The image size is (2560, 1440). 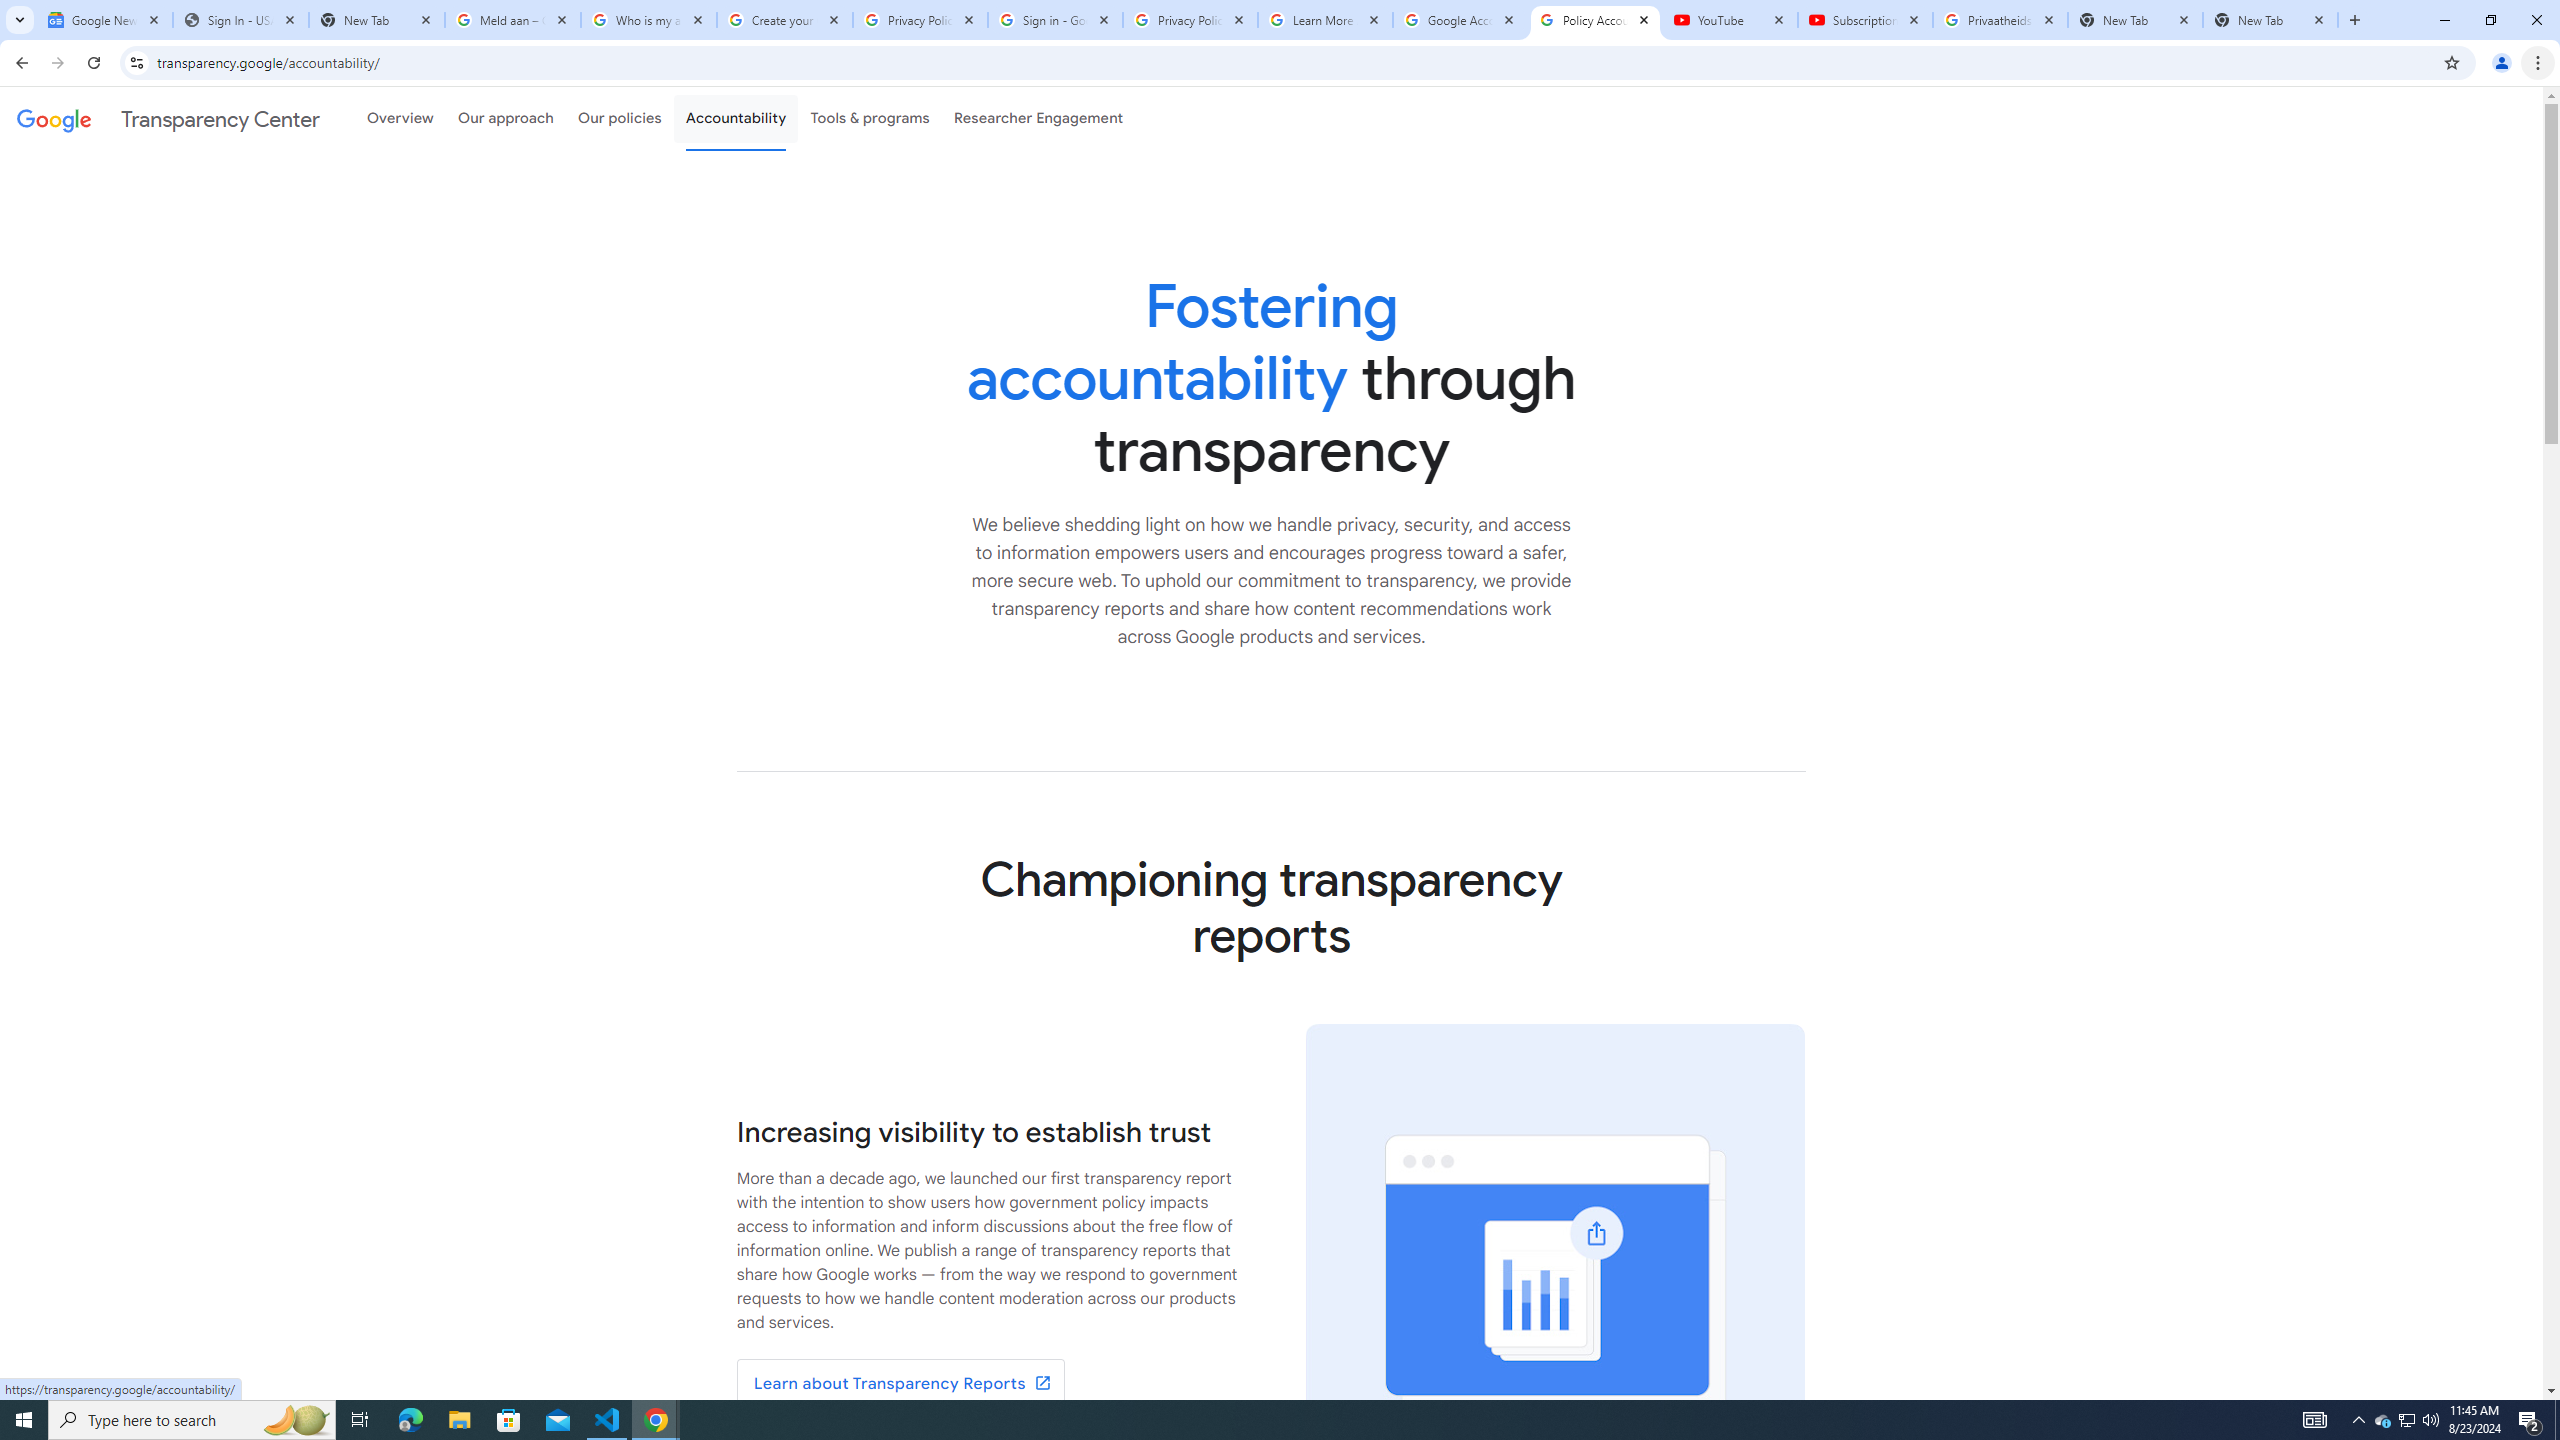 What do you see at coordinates (1459, 19) in the screenshot?
I see `'Google Account'` at bounding box center [1459, 19].